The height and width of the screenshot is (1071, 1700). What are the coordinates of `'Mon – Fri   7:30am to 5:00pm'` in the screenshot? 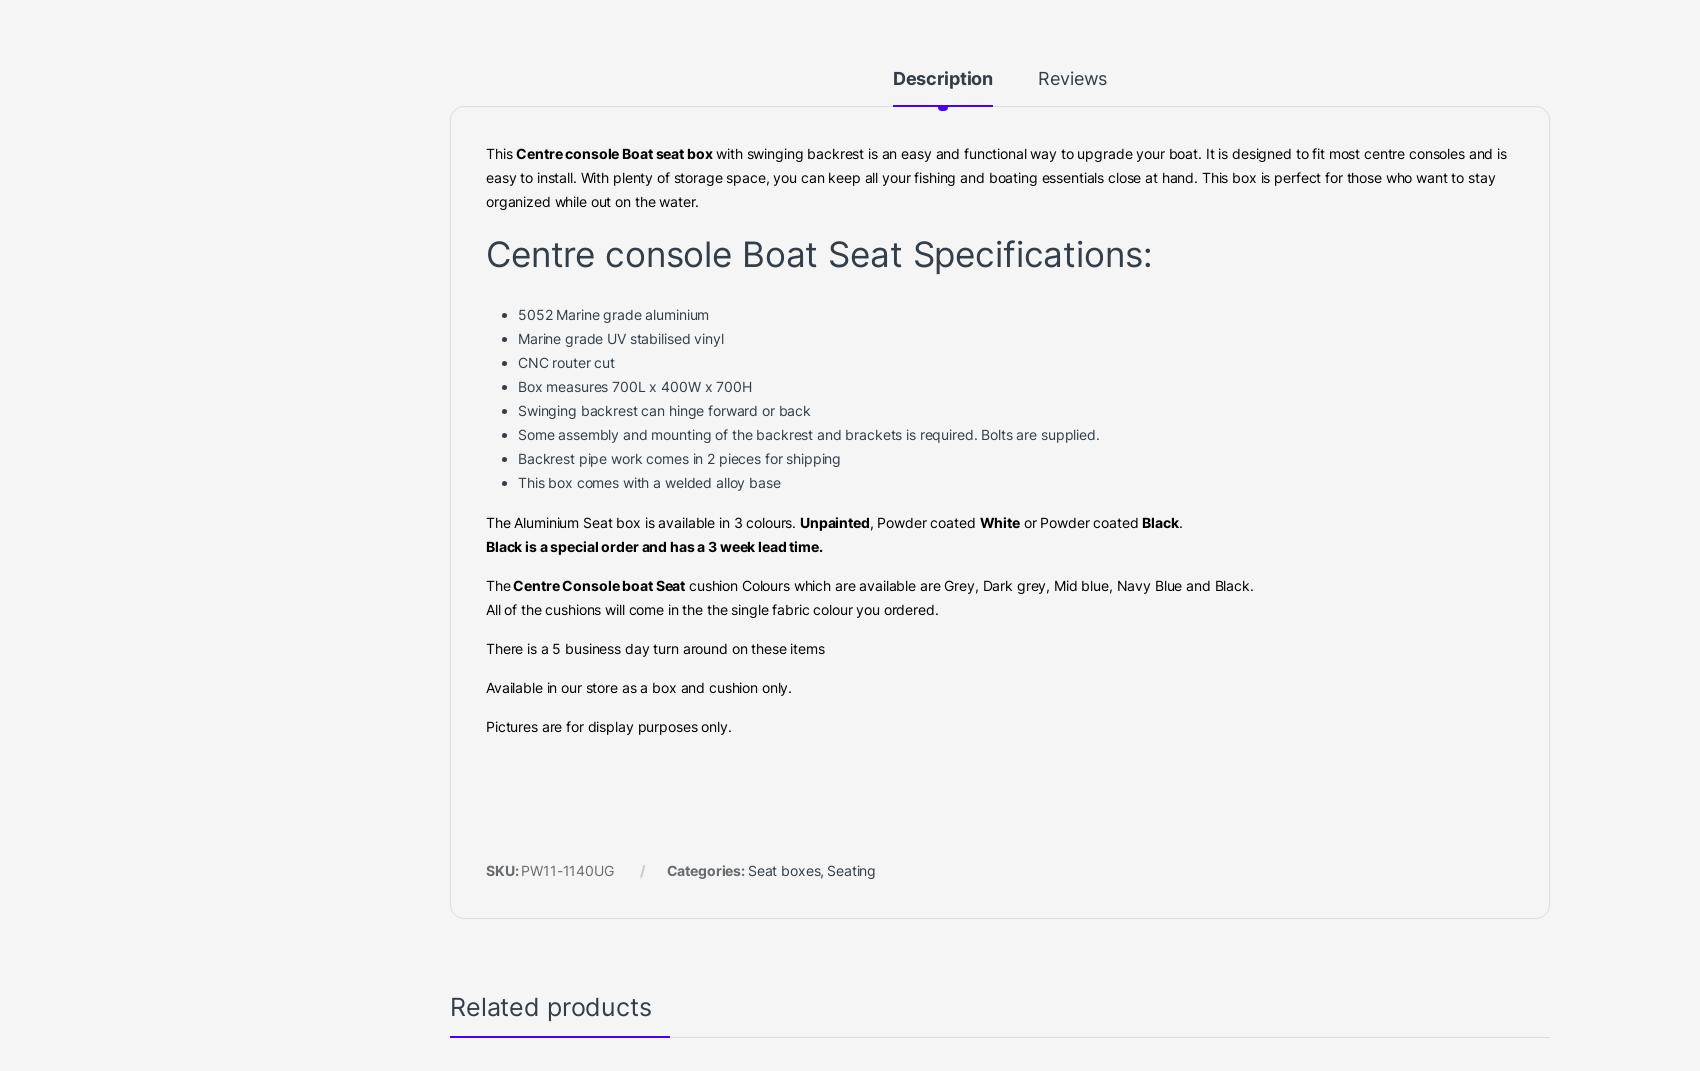 It's located at (233, 82).